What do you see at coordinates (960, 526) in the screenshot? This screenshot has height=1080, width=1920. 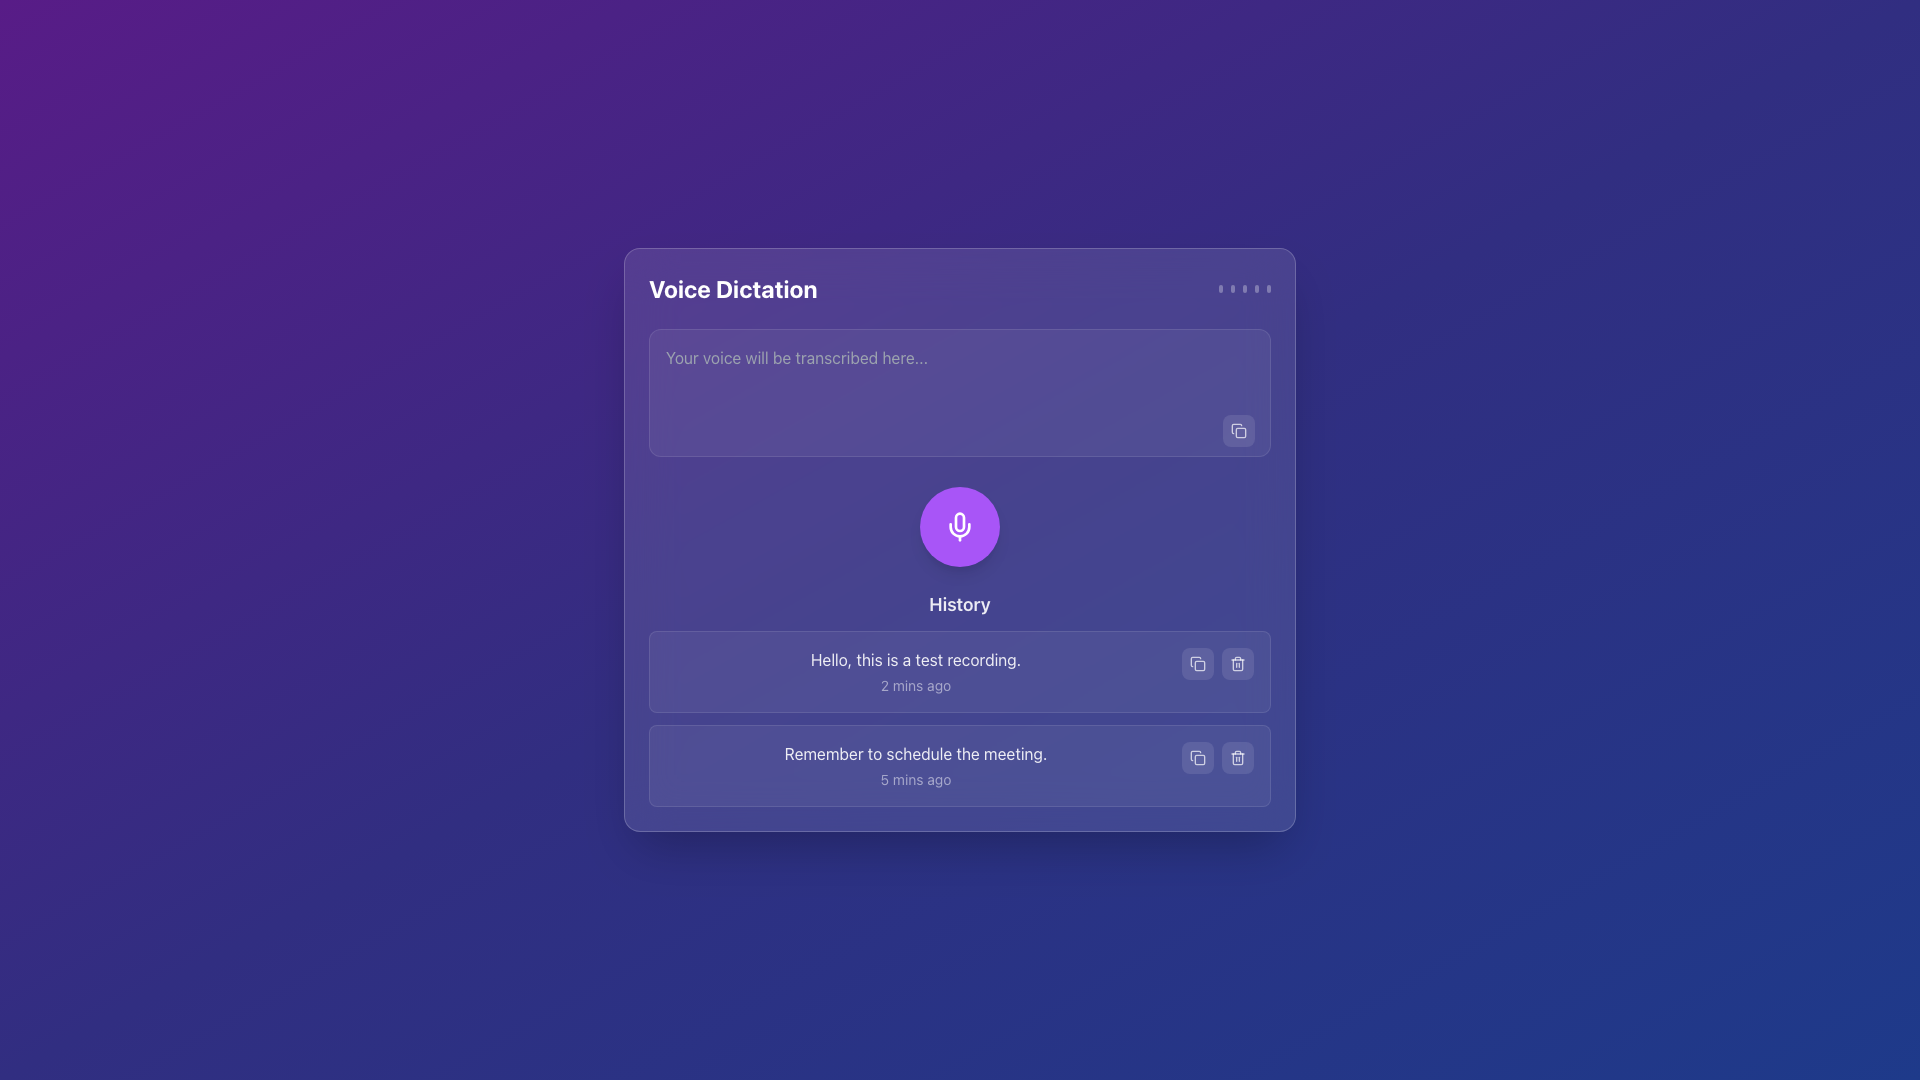 I see `the microphone button located centrally below the text input area labeled 'Your voice will be transcribed here...'` at bounding box center [960, 526].